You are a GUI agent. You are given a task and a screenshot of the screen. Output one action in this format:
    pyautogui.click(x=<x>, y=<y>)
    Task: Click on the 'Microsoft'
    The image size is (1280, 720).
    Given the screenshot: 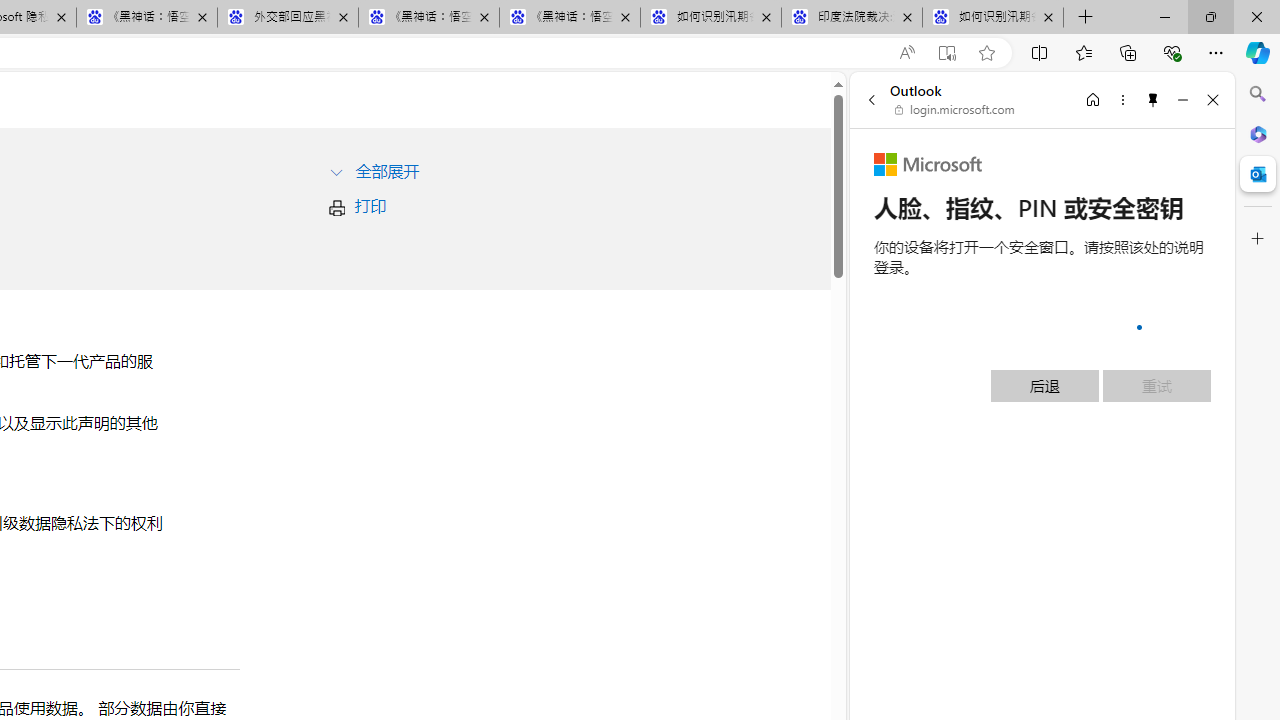 What is the action you would take?
    pyautogui.click(x=927, y=164)
    